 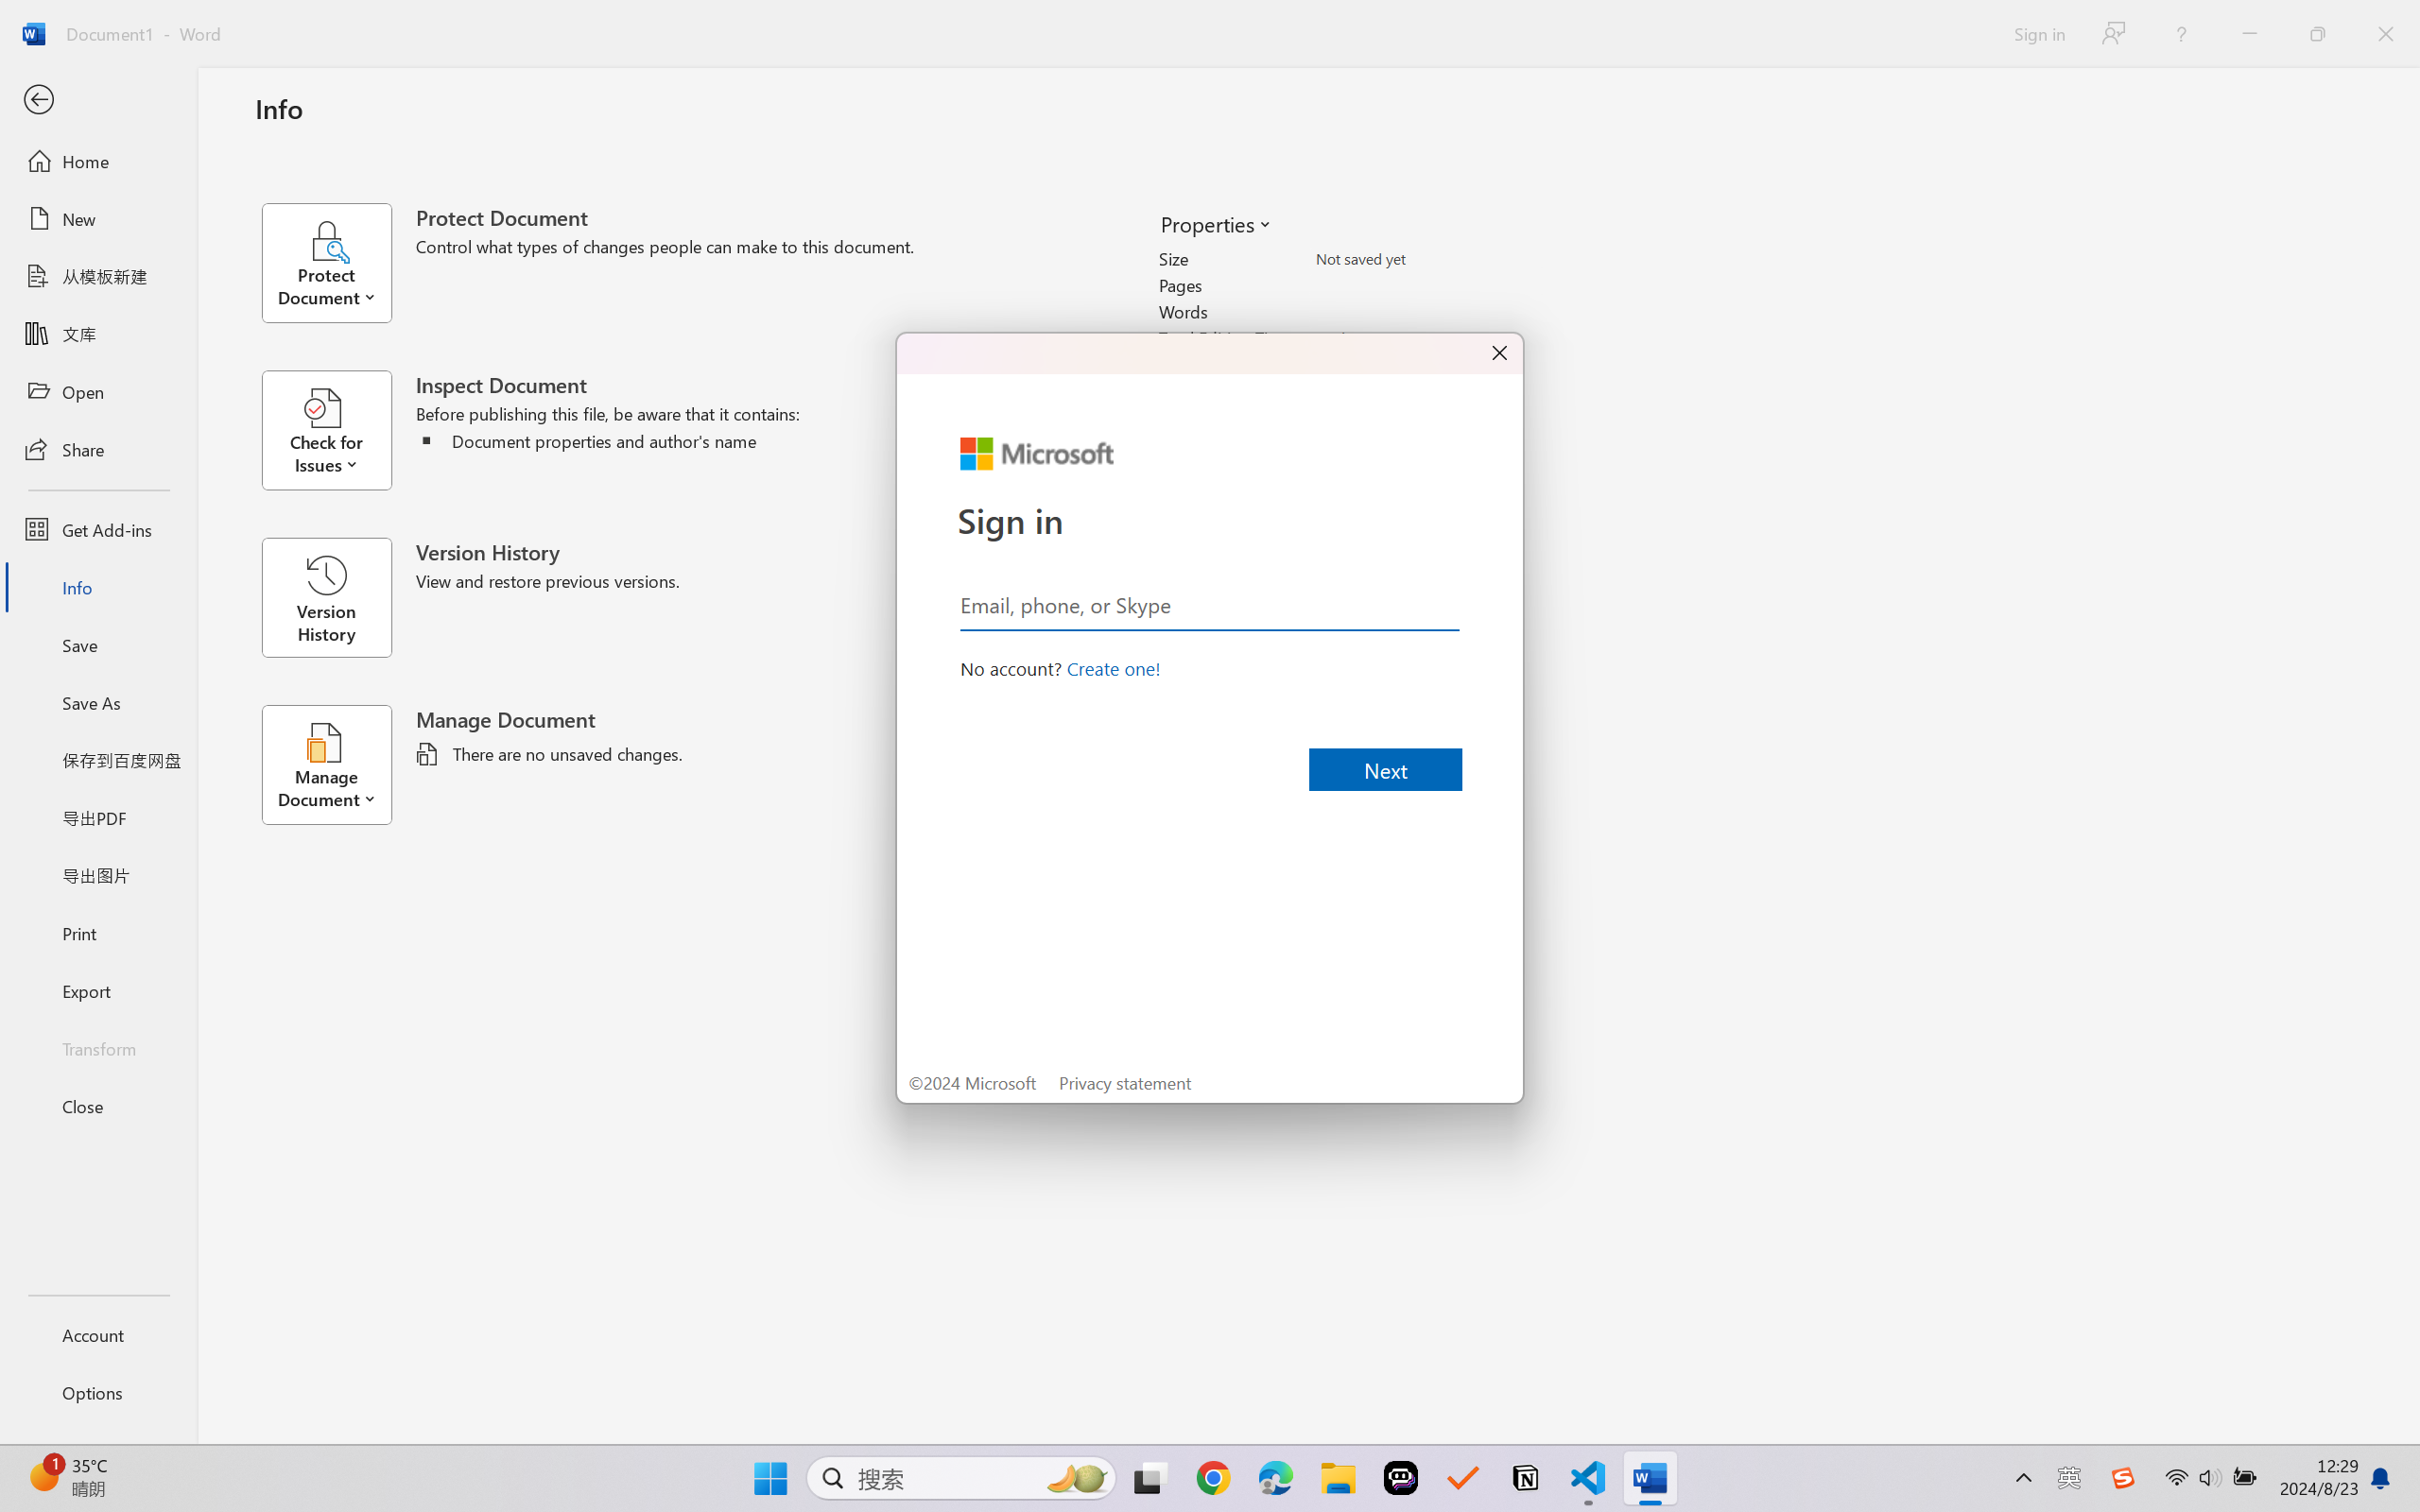 What do you see at coordinates (97, 586) in the screenshot?
I see `'Info'` at bounding box center [97, 586].